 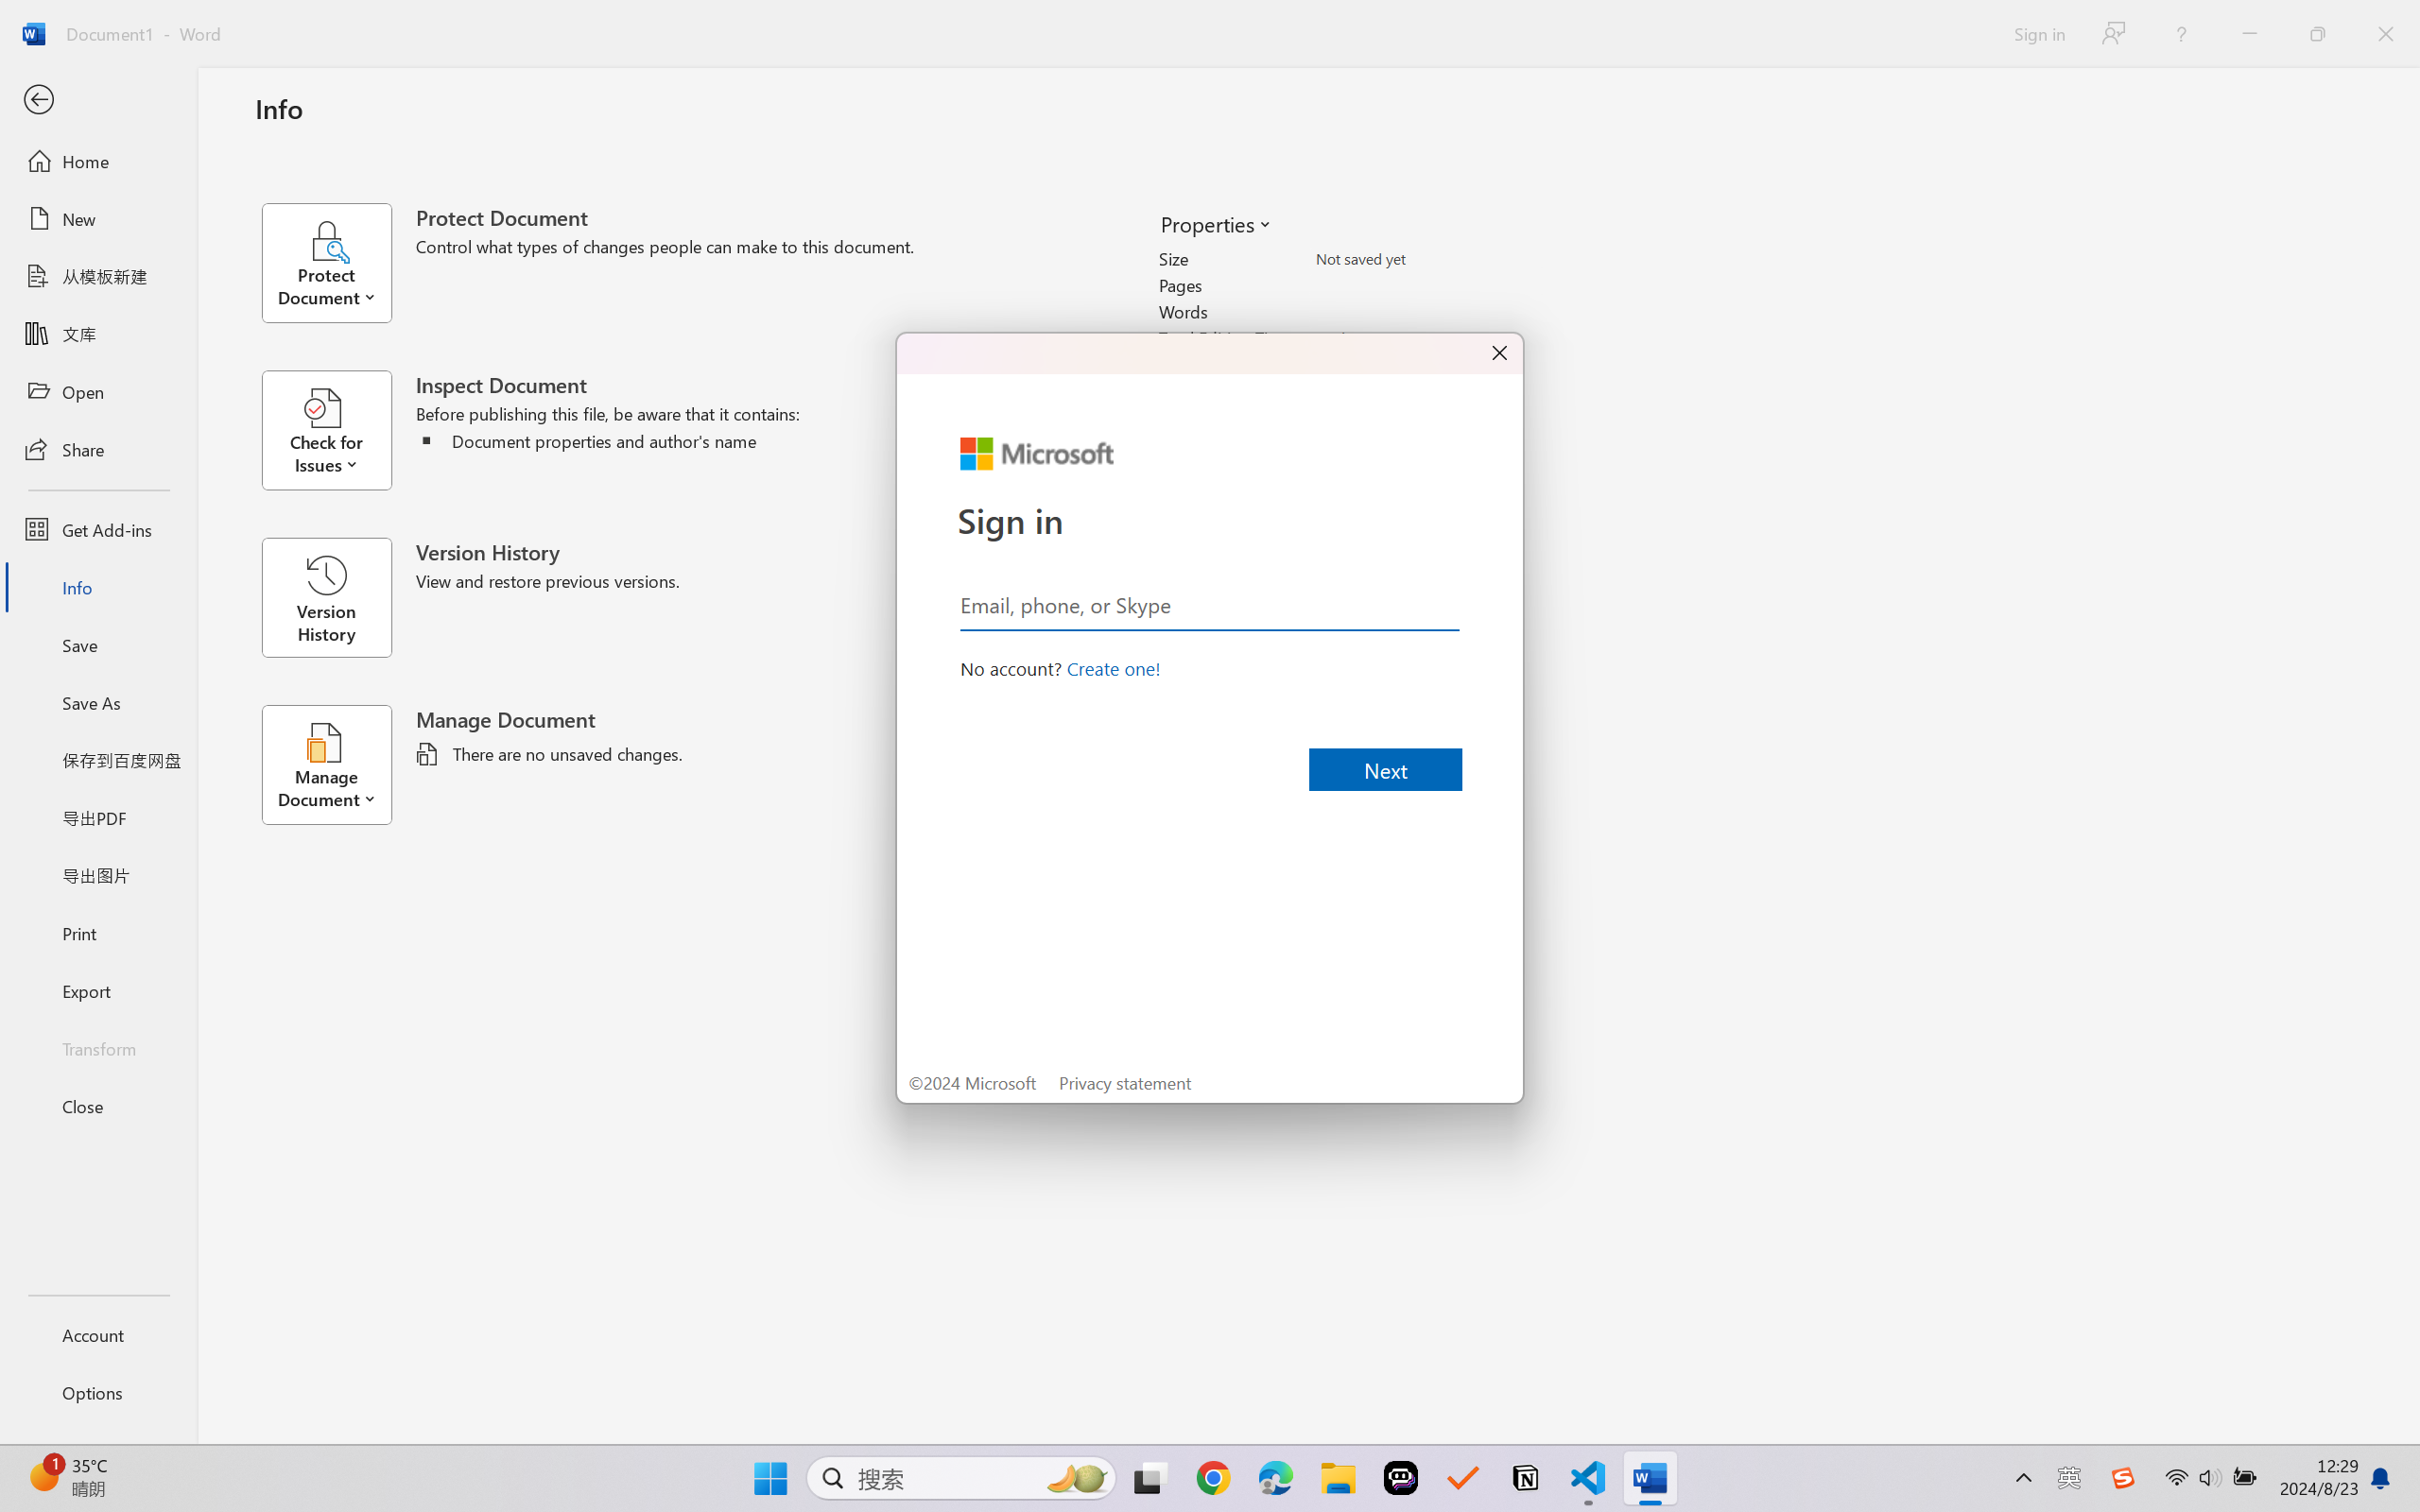 What do you see at coordinates (97, 586) in the screenshot?
I see `'Info'` at bounding box center [97, 586].